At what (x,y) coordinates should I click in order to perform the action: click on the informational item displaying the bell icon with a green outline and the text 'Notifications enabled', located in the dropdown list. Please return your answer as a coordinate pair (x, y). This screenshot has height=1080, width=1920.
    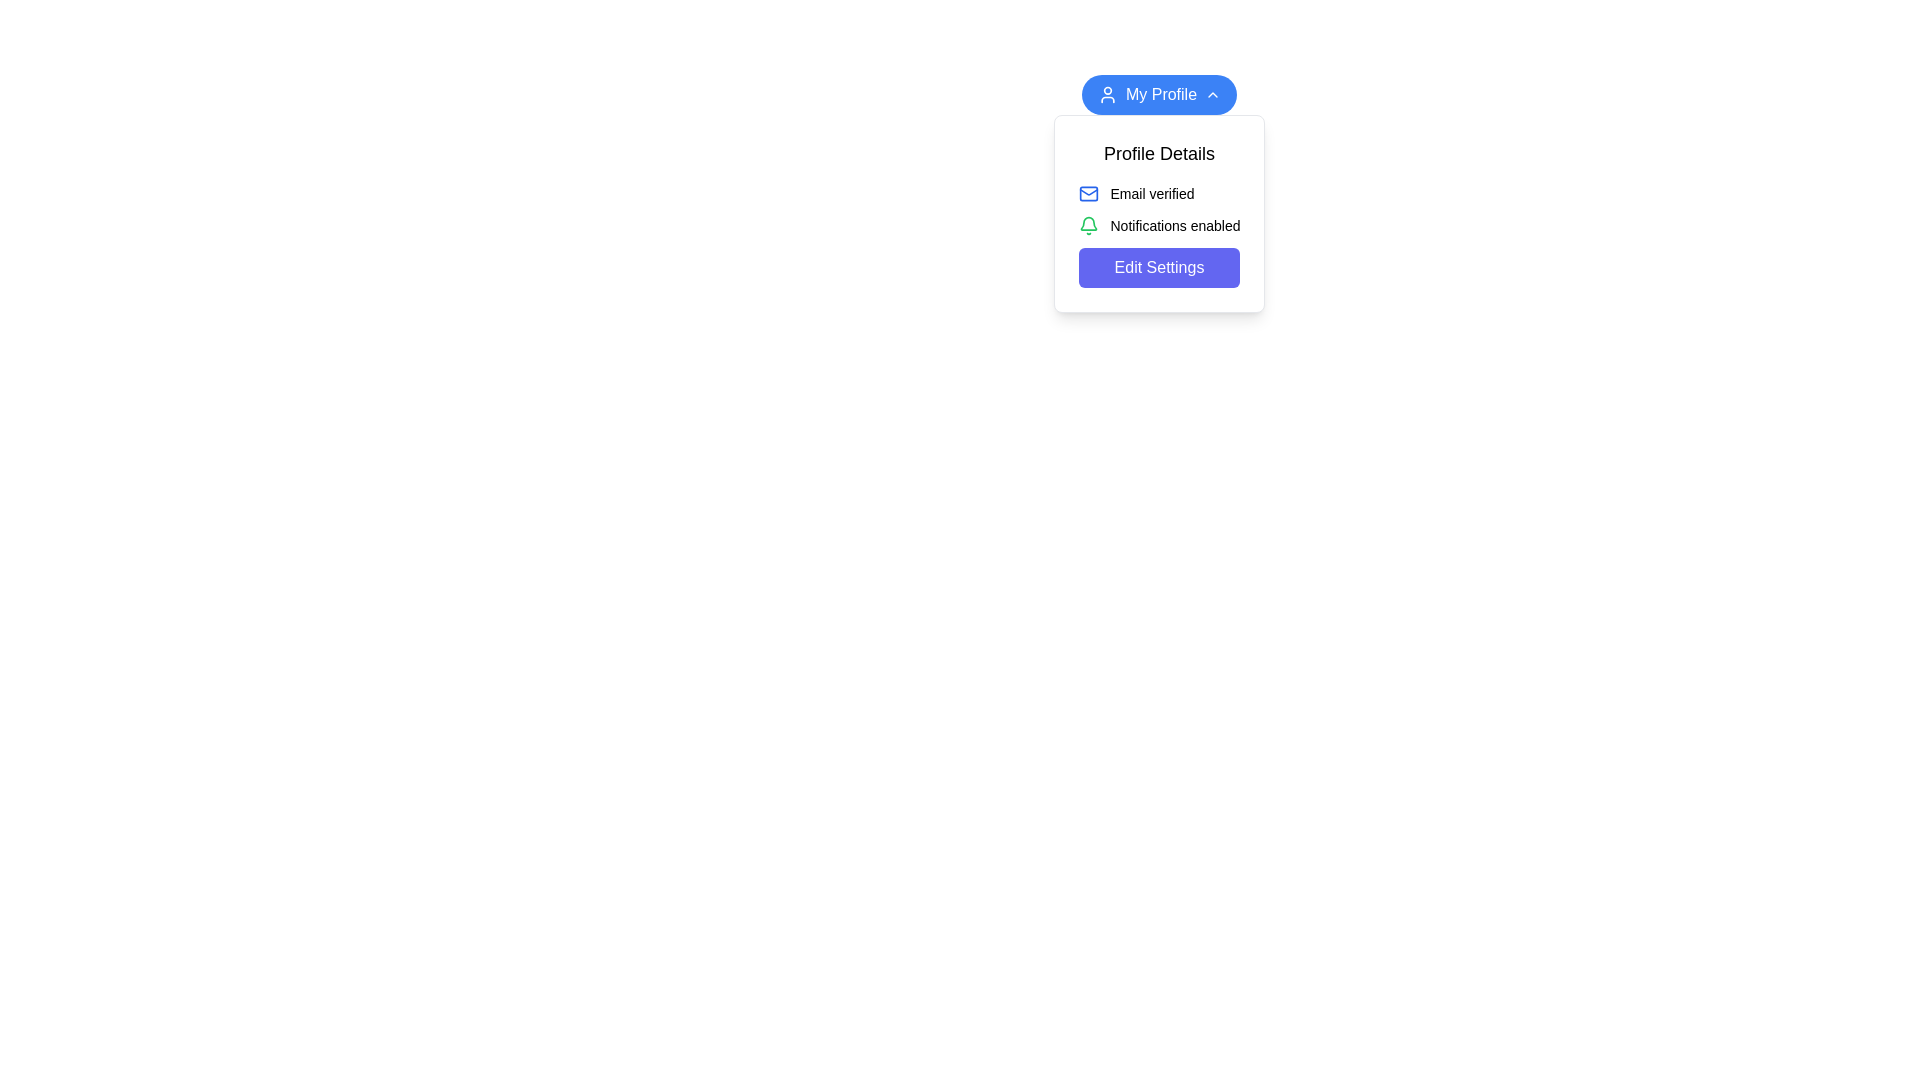
    Looking at the image, I should click on (1159, 225).